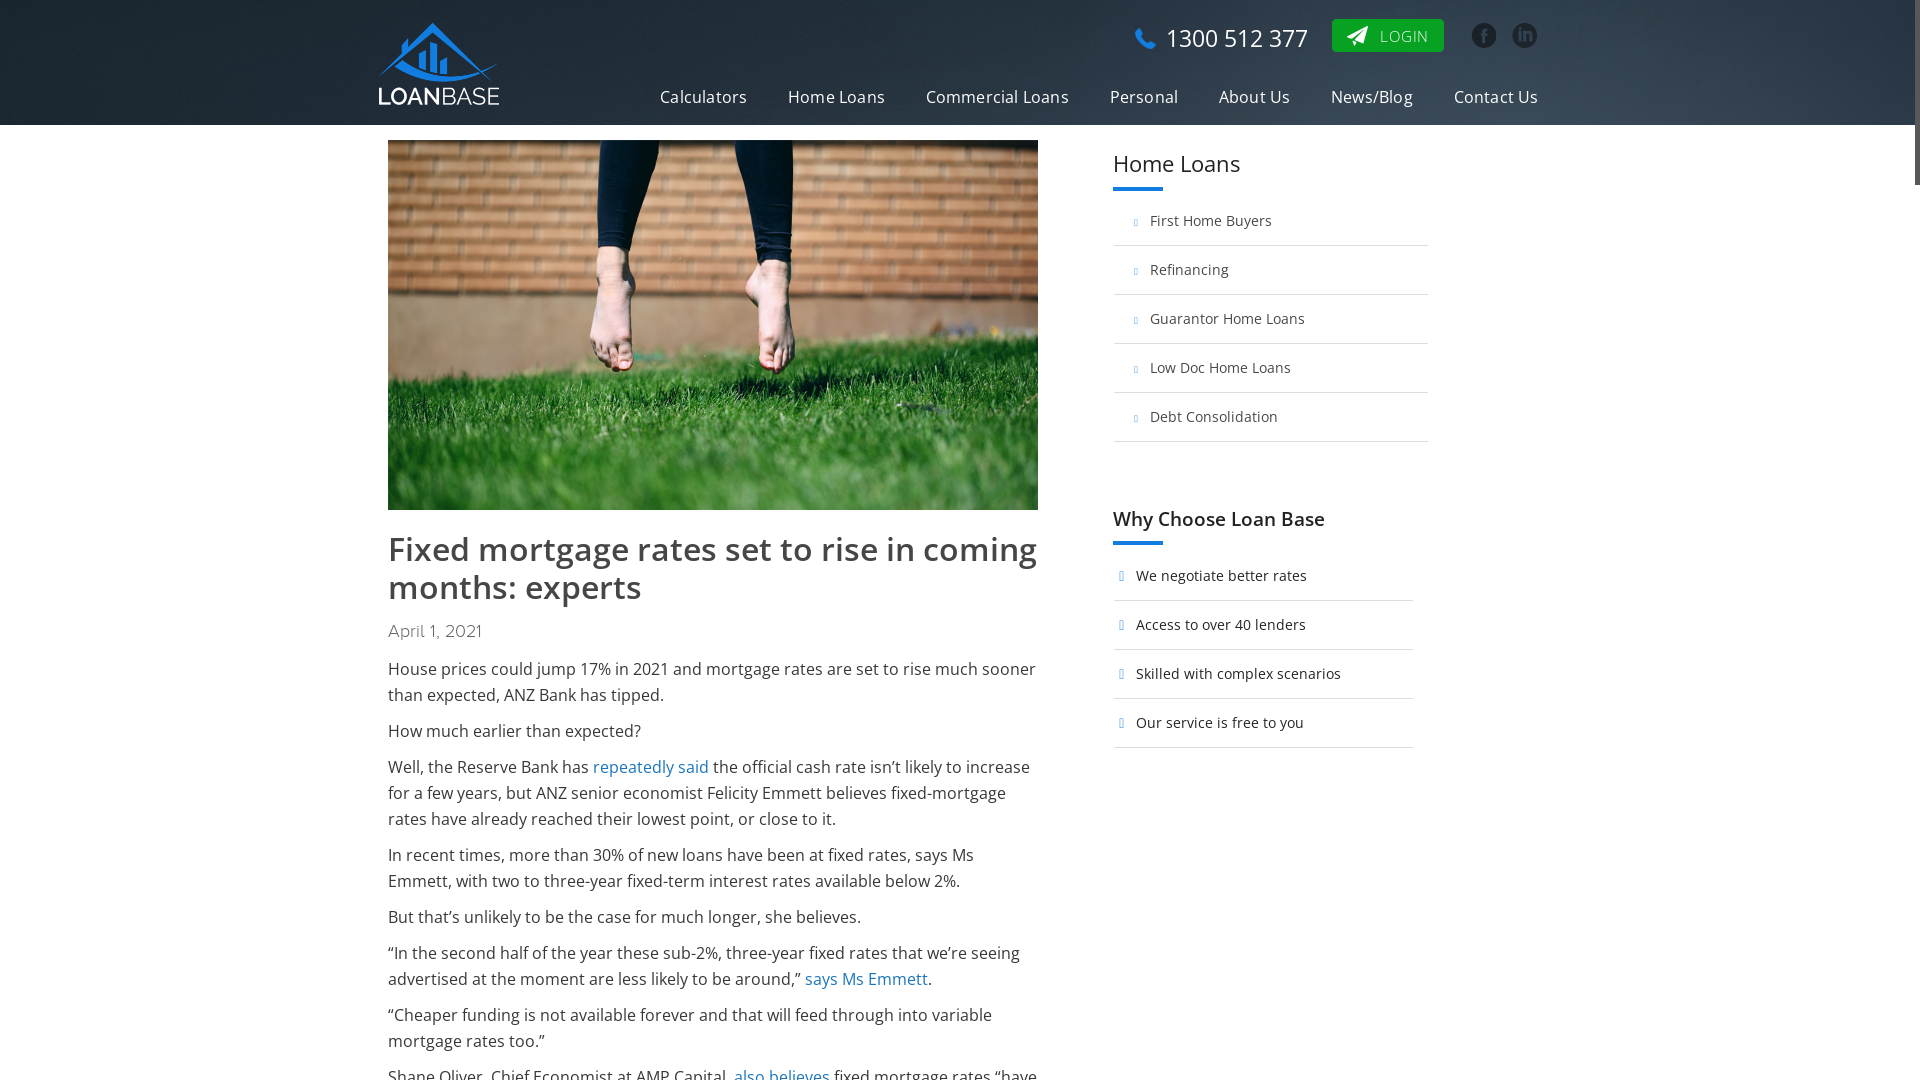  What do you see at coordinates (1269, 368) in the screenshot?
I see `'Low Doc Home Loans'` at bounding box center [1269, 368].